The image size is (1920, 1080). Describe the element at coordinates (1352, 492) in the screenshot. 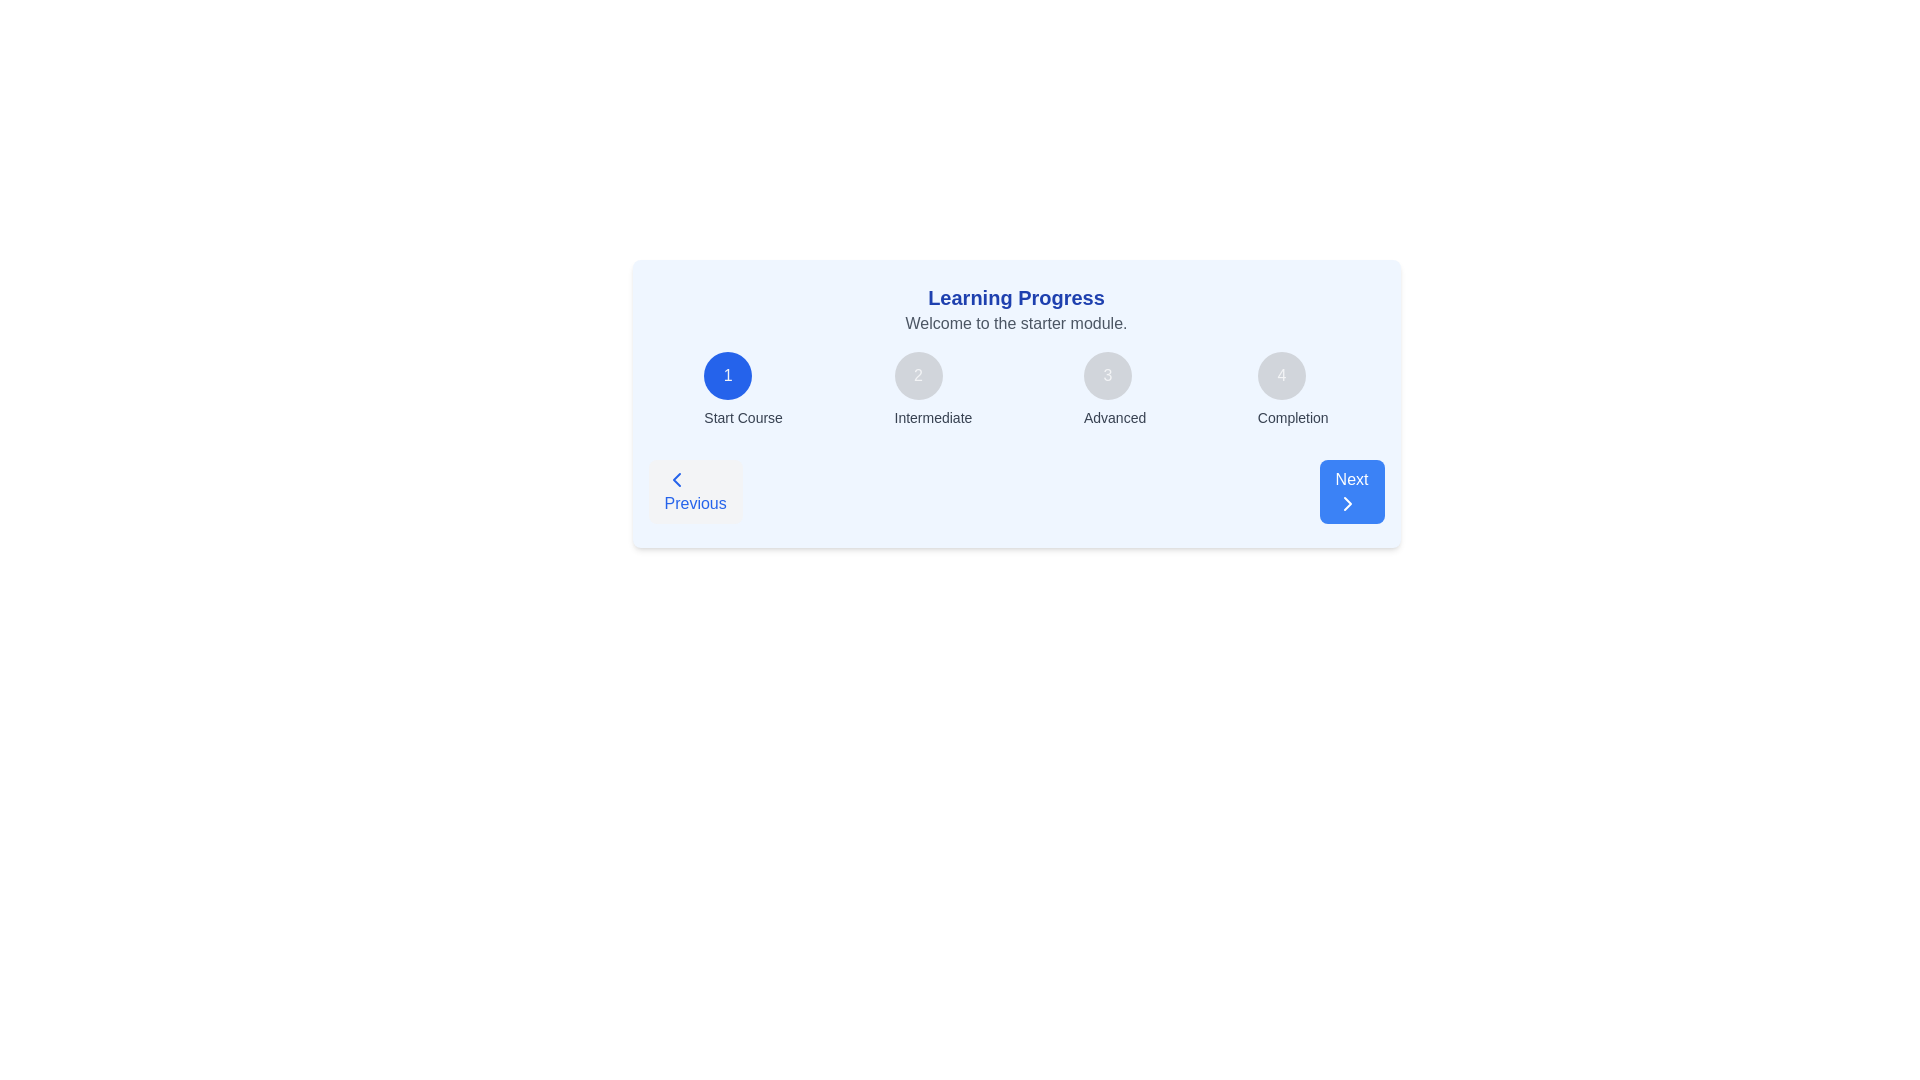

I see `the 'Next' button to navigate to the next step` at that location.